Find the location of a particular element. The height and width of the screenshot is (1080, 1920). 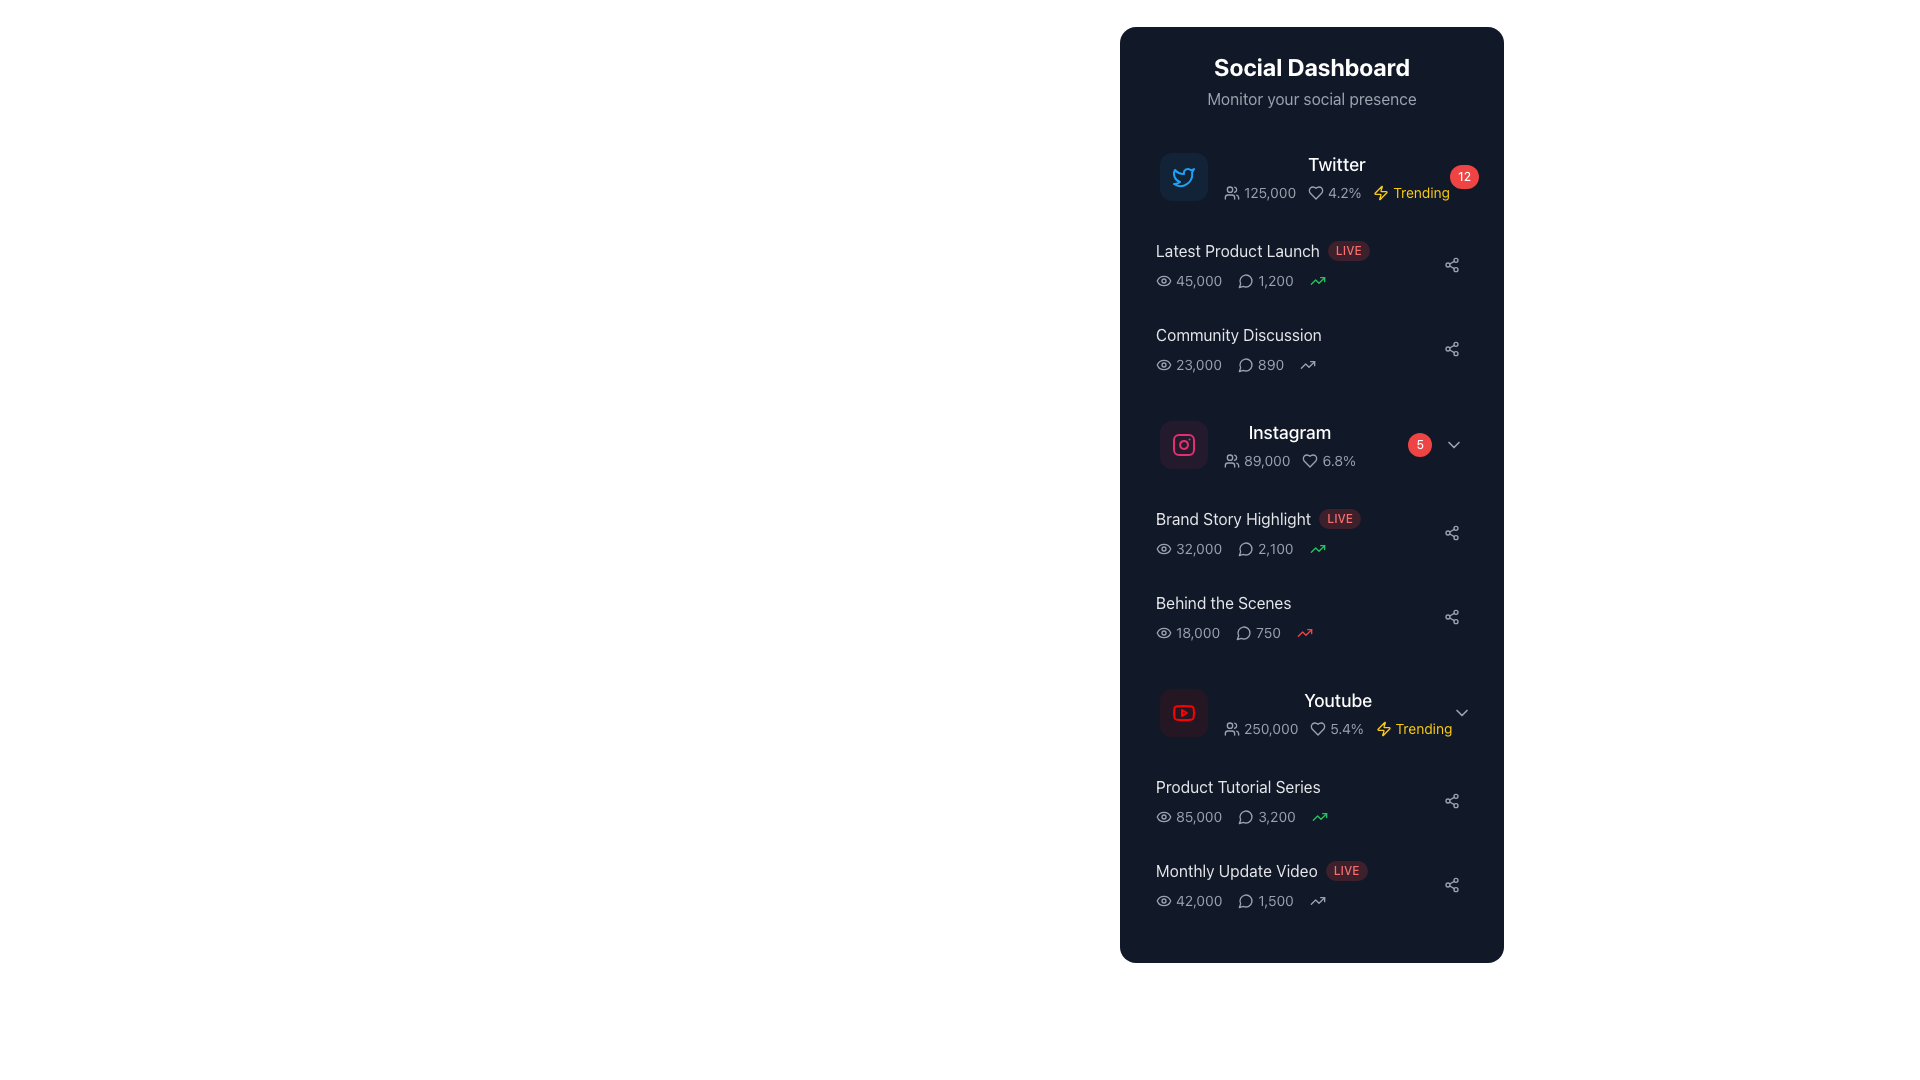

the eye icon that represents view count metrics, located to the left of the text '85,000' in the 'Product Tutorial Series' section is located at coordinates (1163, 817).